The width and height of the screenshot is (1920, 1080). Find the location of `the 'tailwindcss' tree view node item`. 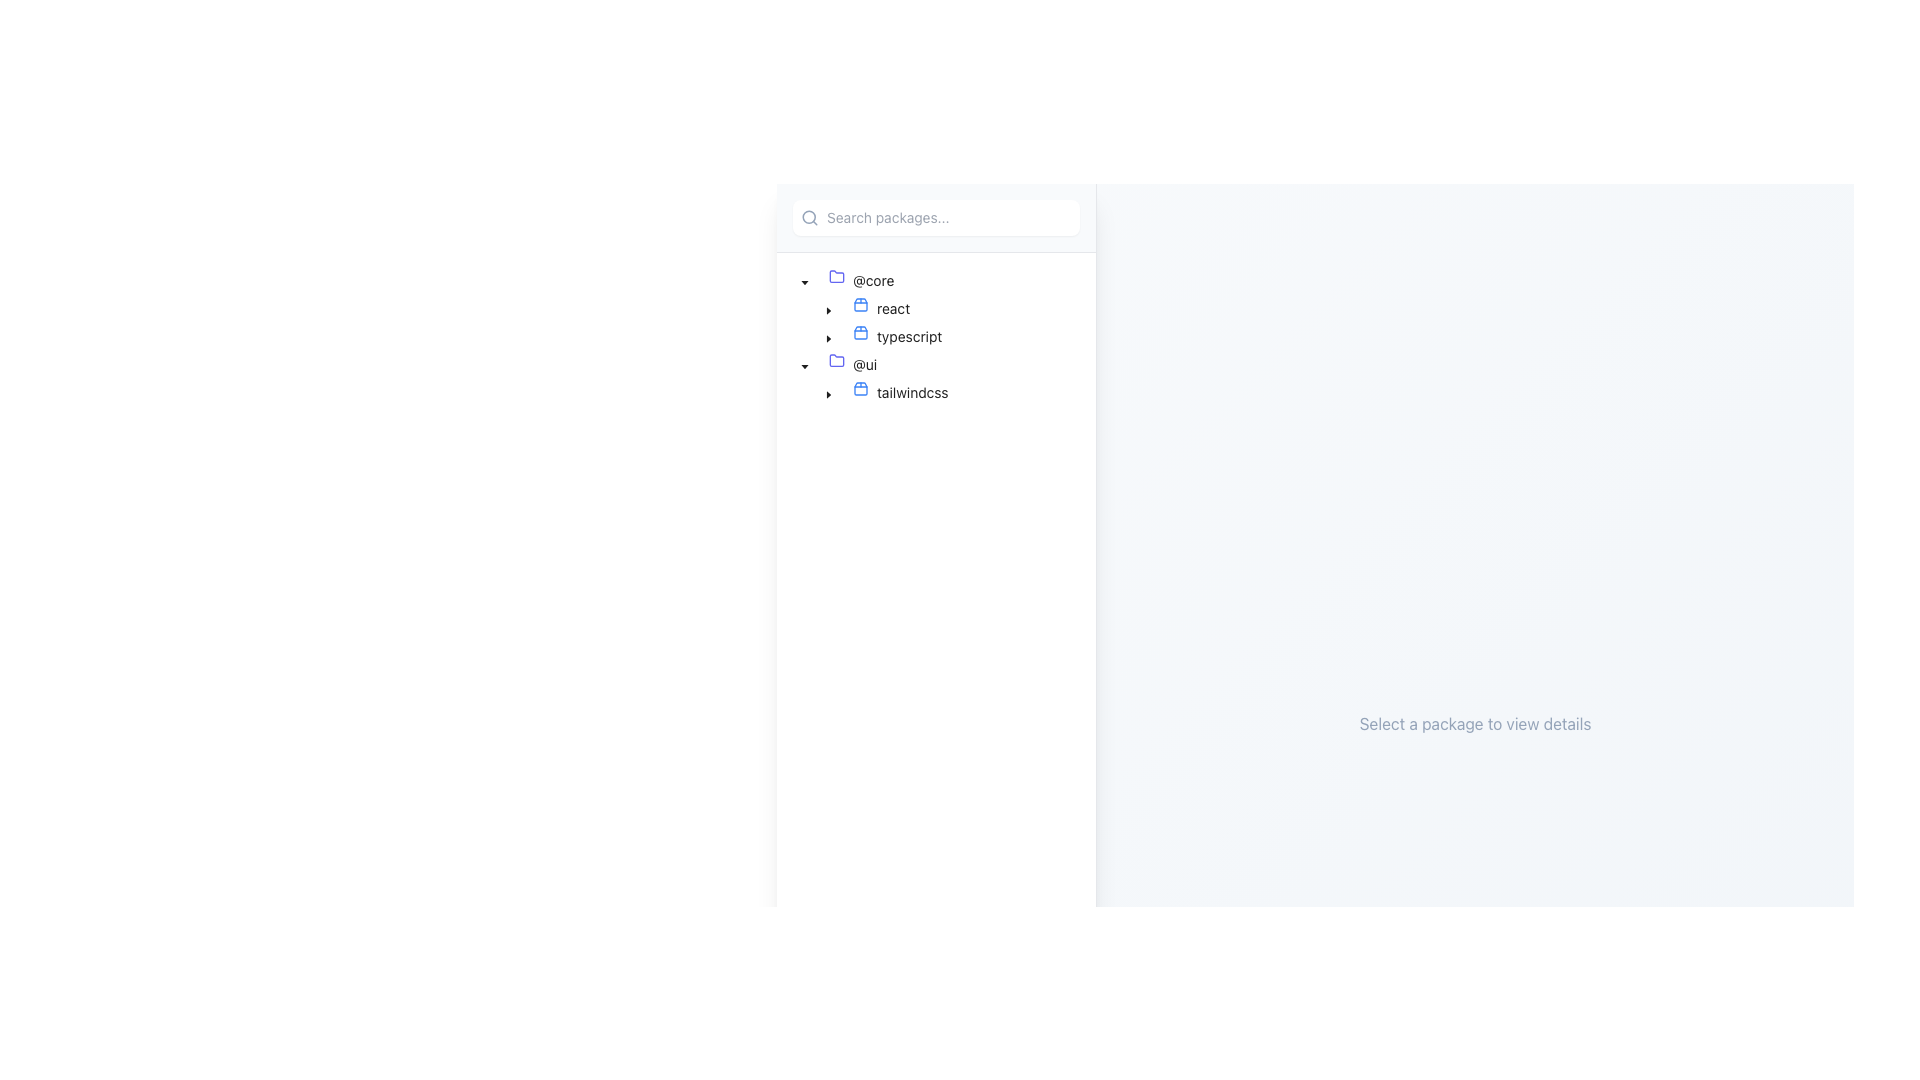

the 'tailwindcss' tree view node item is located at coordinates (874, 393).